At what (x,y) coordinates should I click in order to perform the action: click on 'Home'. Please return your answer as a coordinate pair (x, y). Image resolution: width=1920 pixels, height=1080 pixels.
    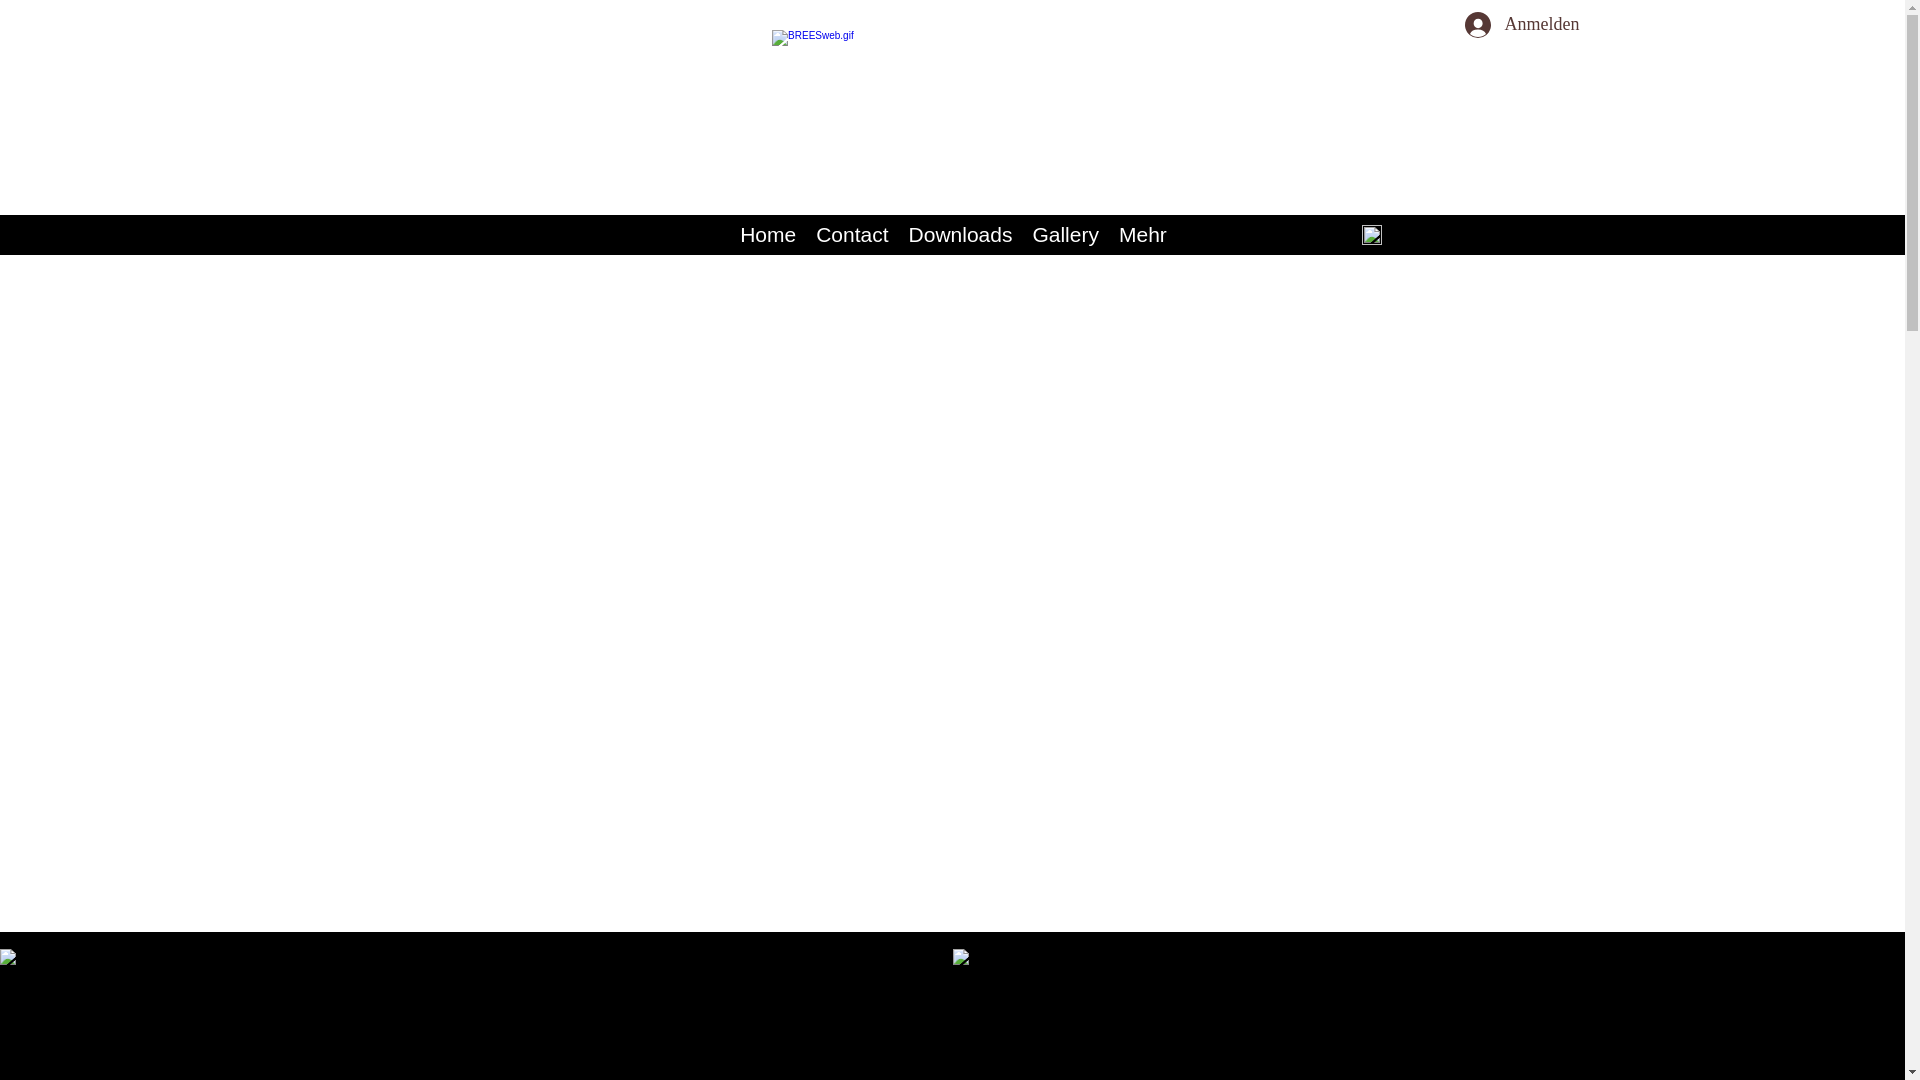
    Looking at the image, I should click on (728, 234).